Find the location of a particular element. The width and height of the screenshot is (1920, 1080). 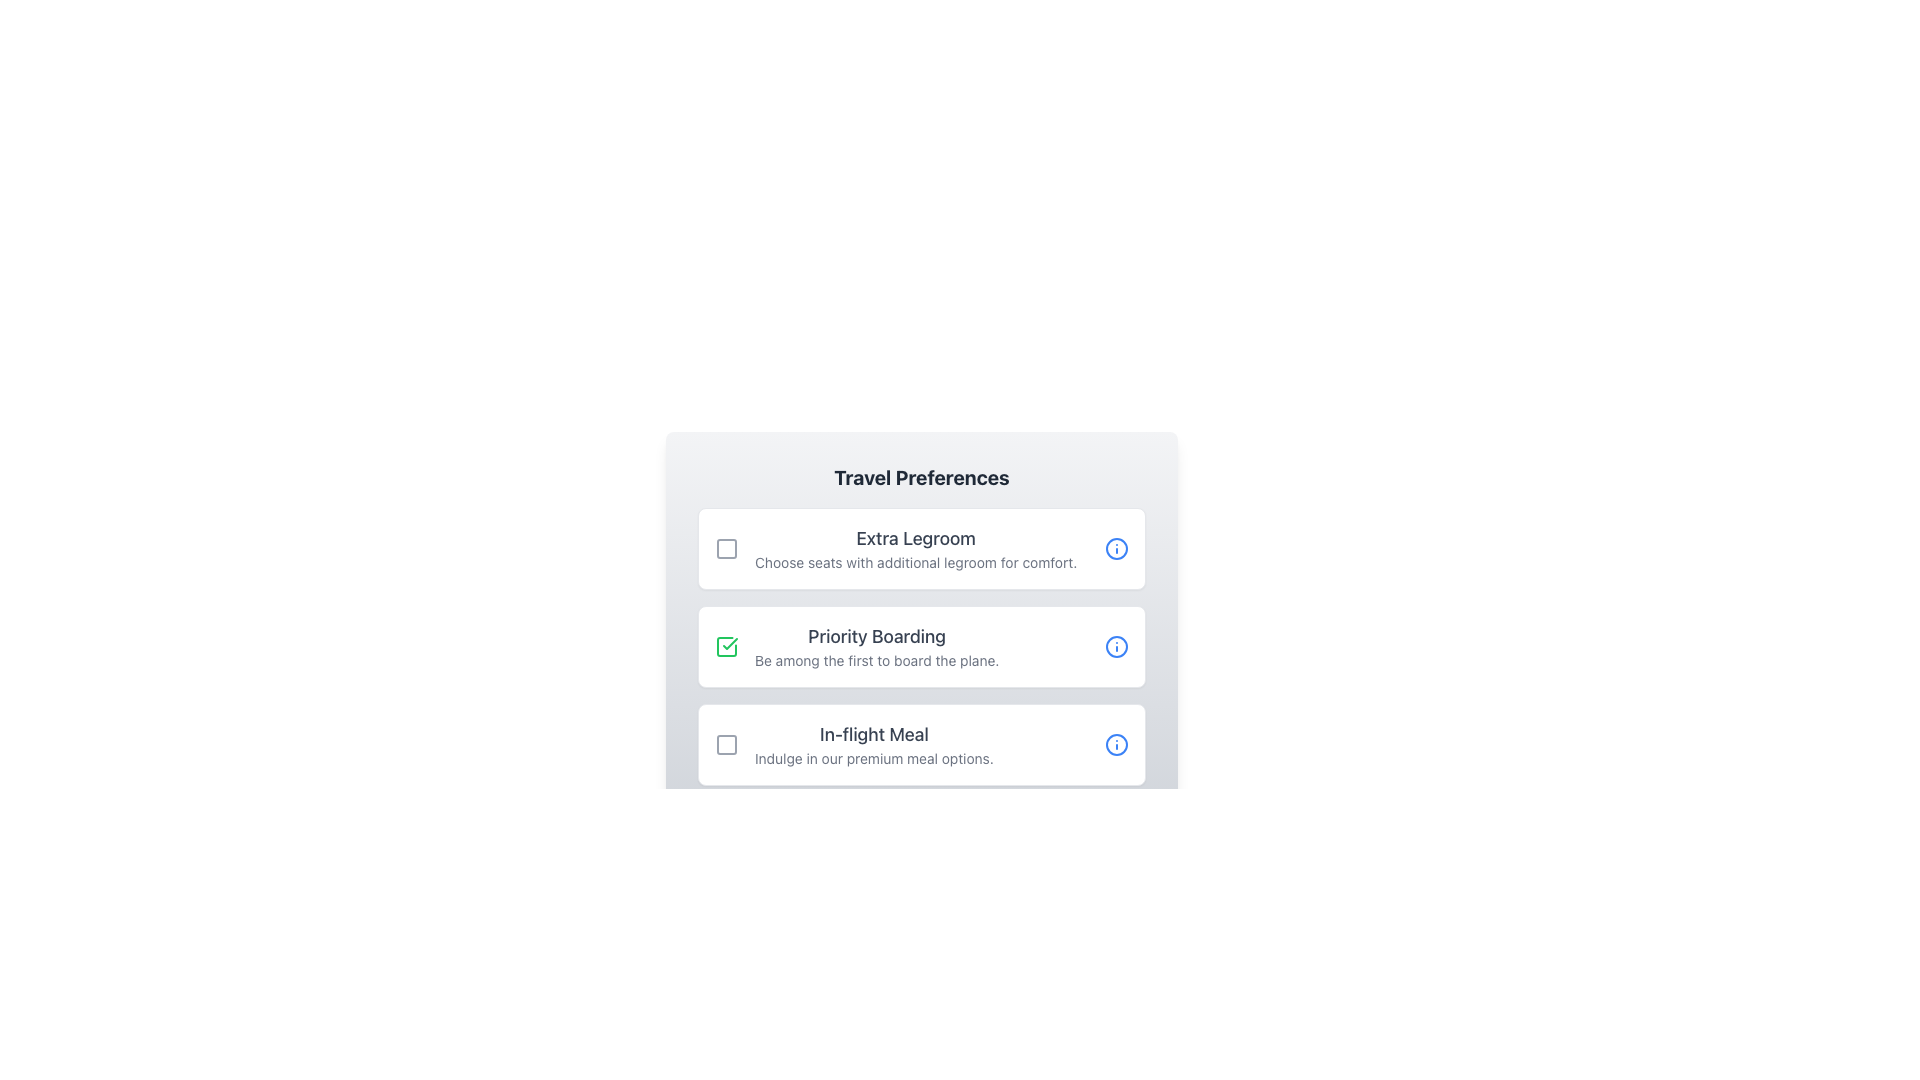

the text description block labeled 'In-flight Meal', which features a bold heading and a smaller description, located within the 'Travel Preferences' panel is located at coordinates (874, 744).